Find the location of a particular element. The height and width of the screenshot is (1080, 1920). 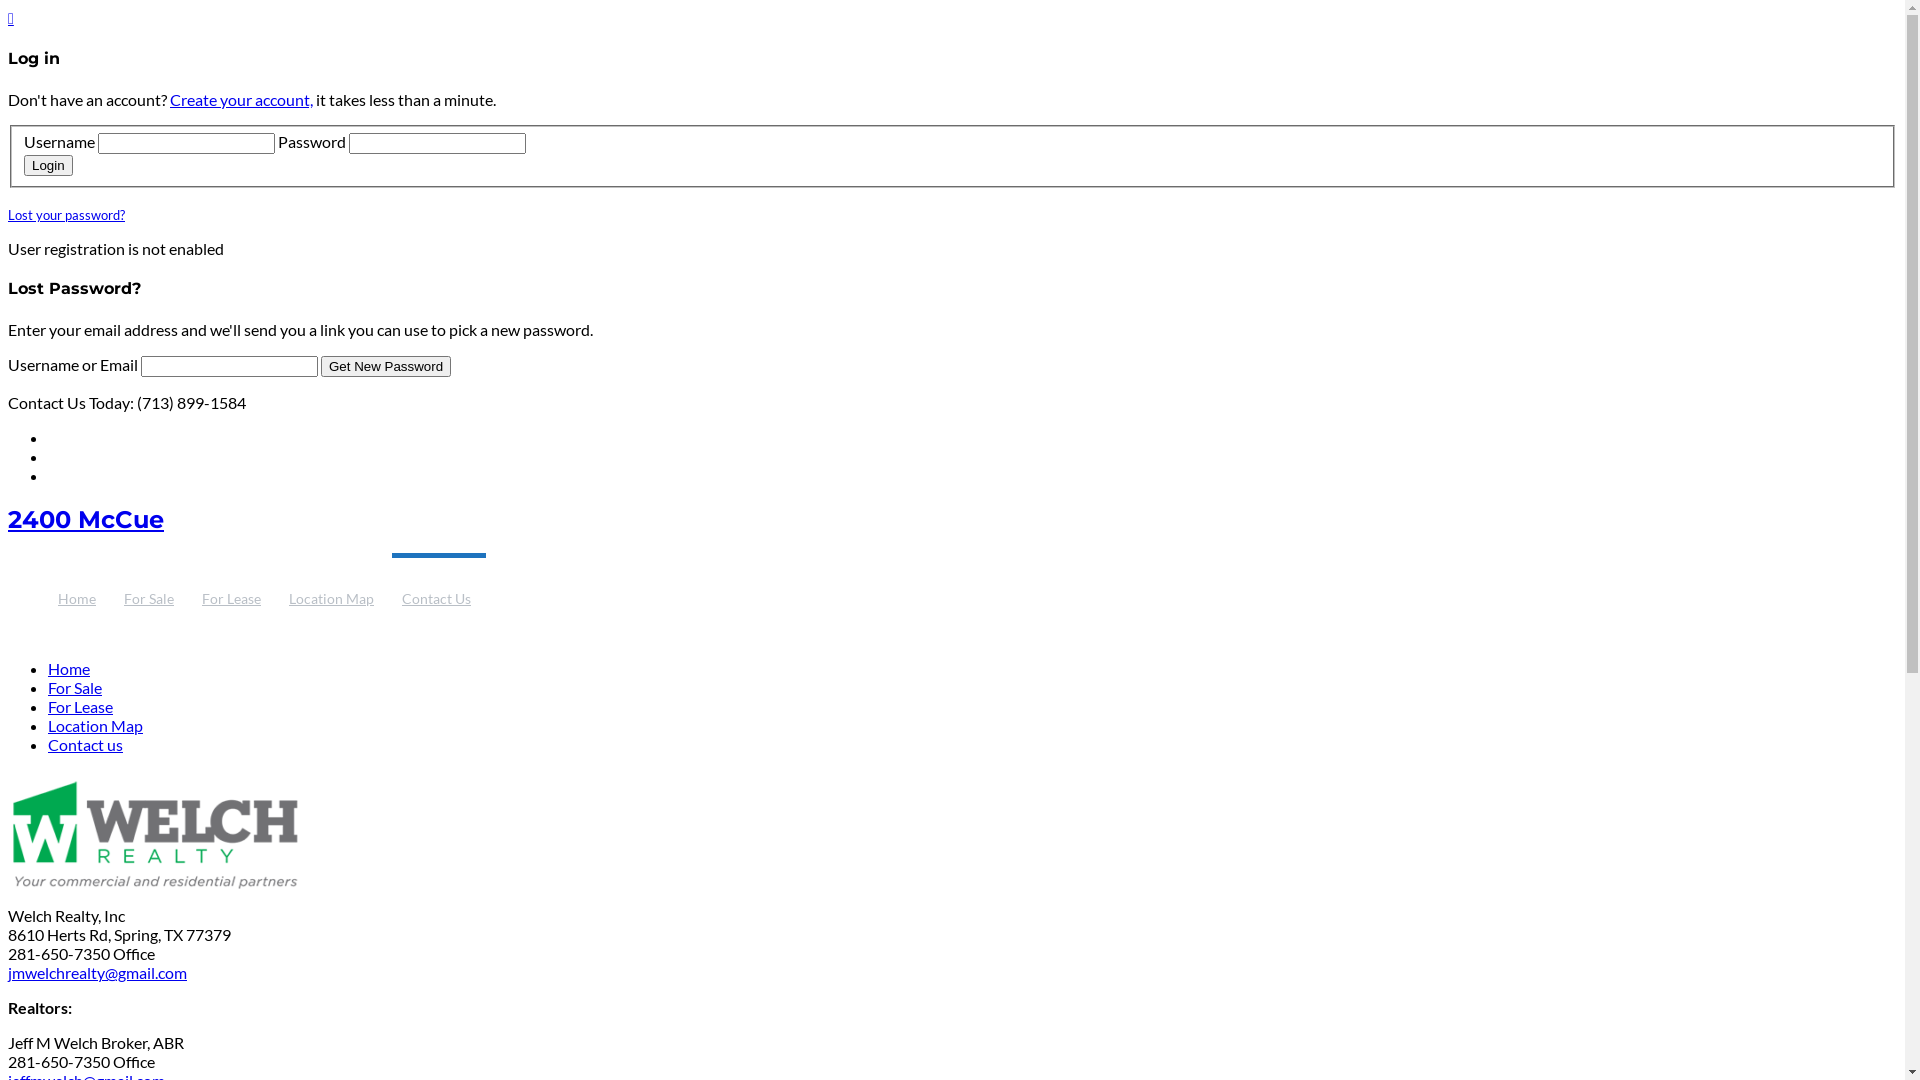

'2400 McCue' is located at coordinates (85, 518).